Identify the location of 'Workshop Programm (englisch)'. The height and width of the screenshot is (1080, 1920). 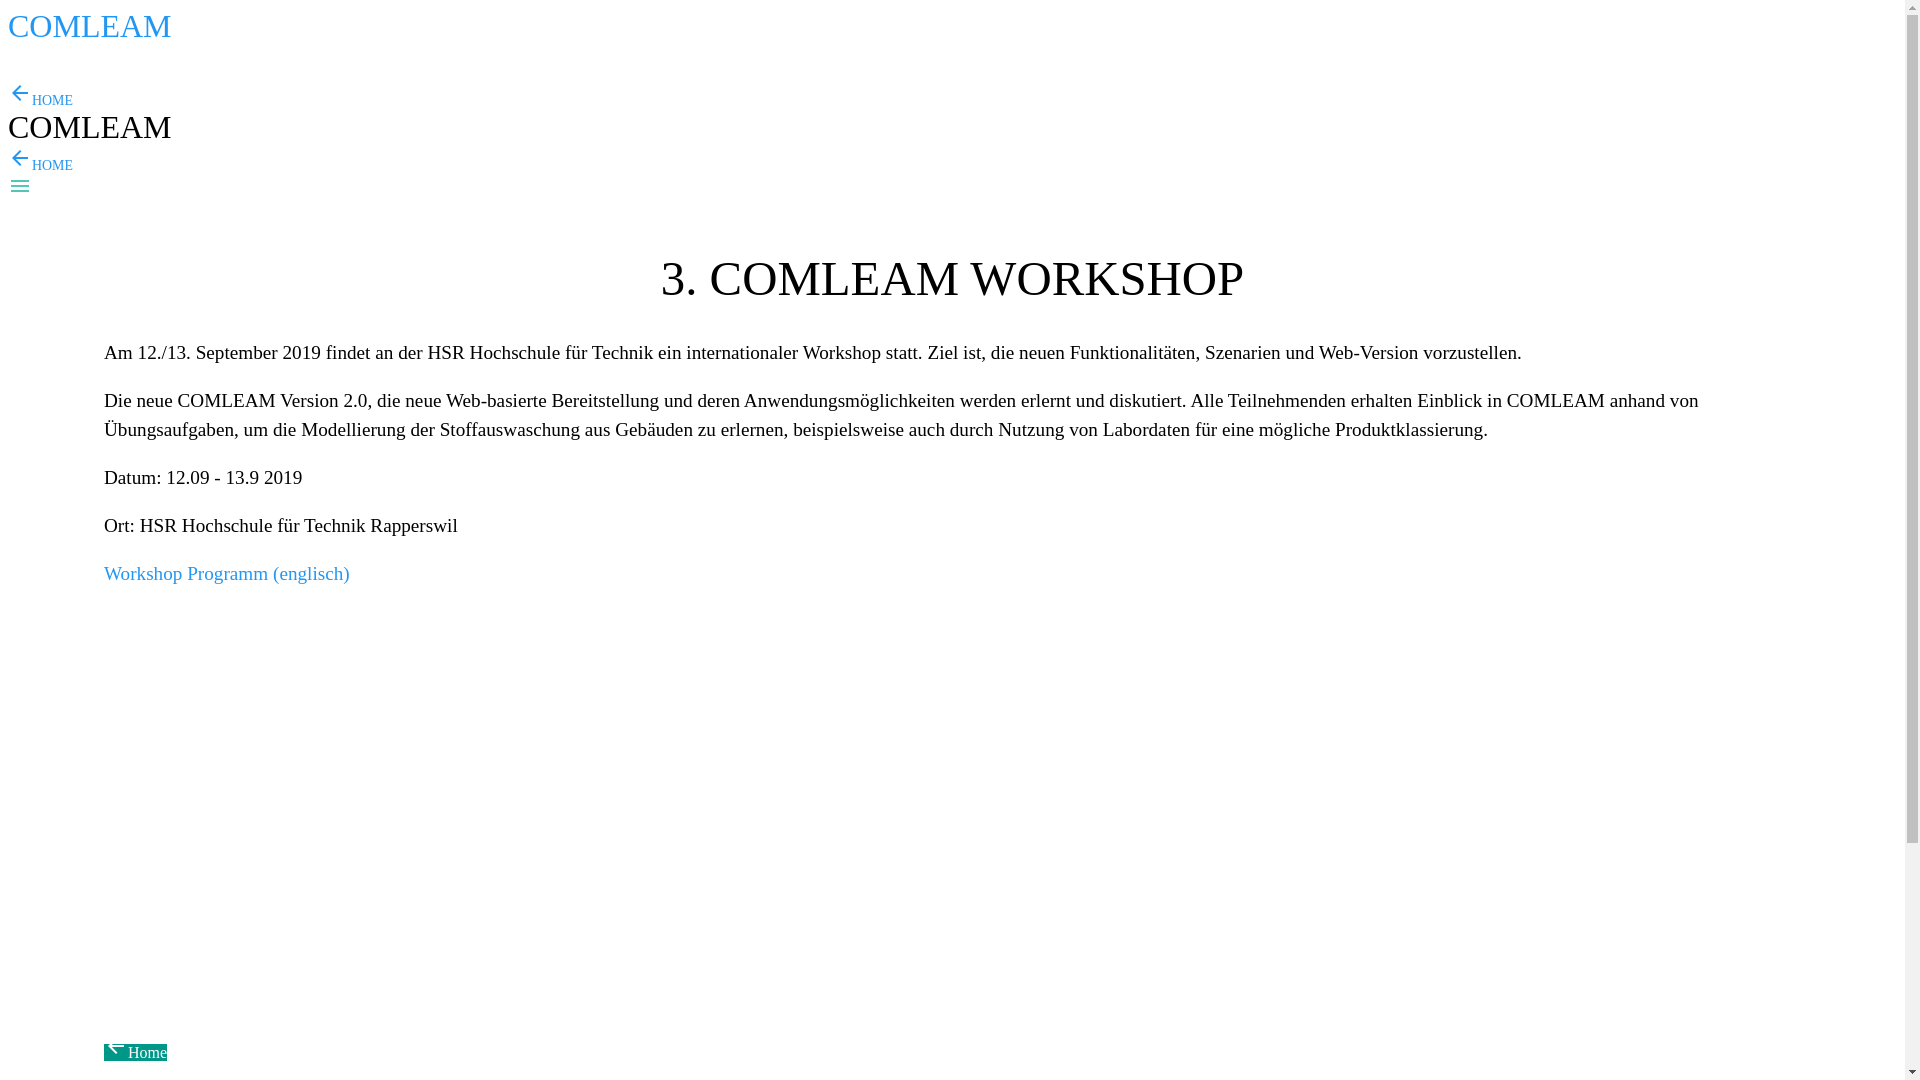
(226, 573).